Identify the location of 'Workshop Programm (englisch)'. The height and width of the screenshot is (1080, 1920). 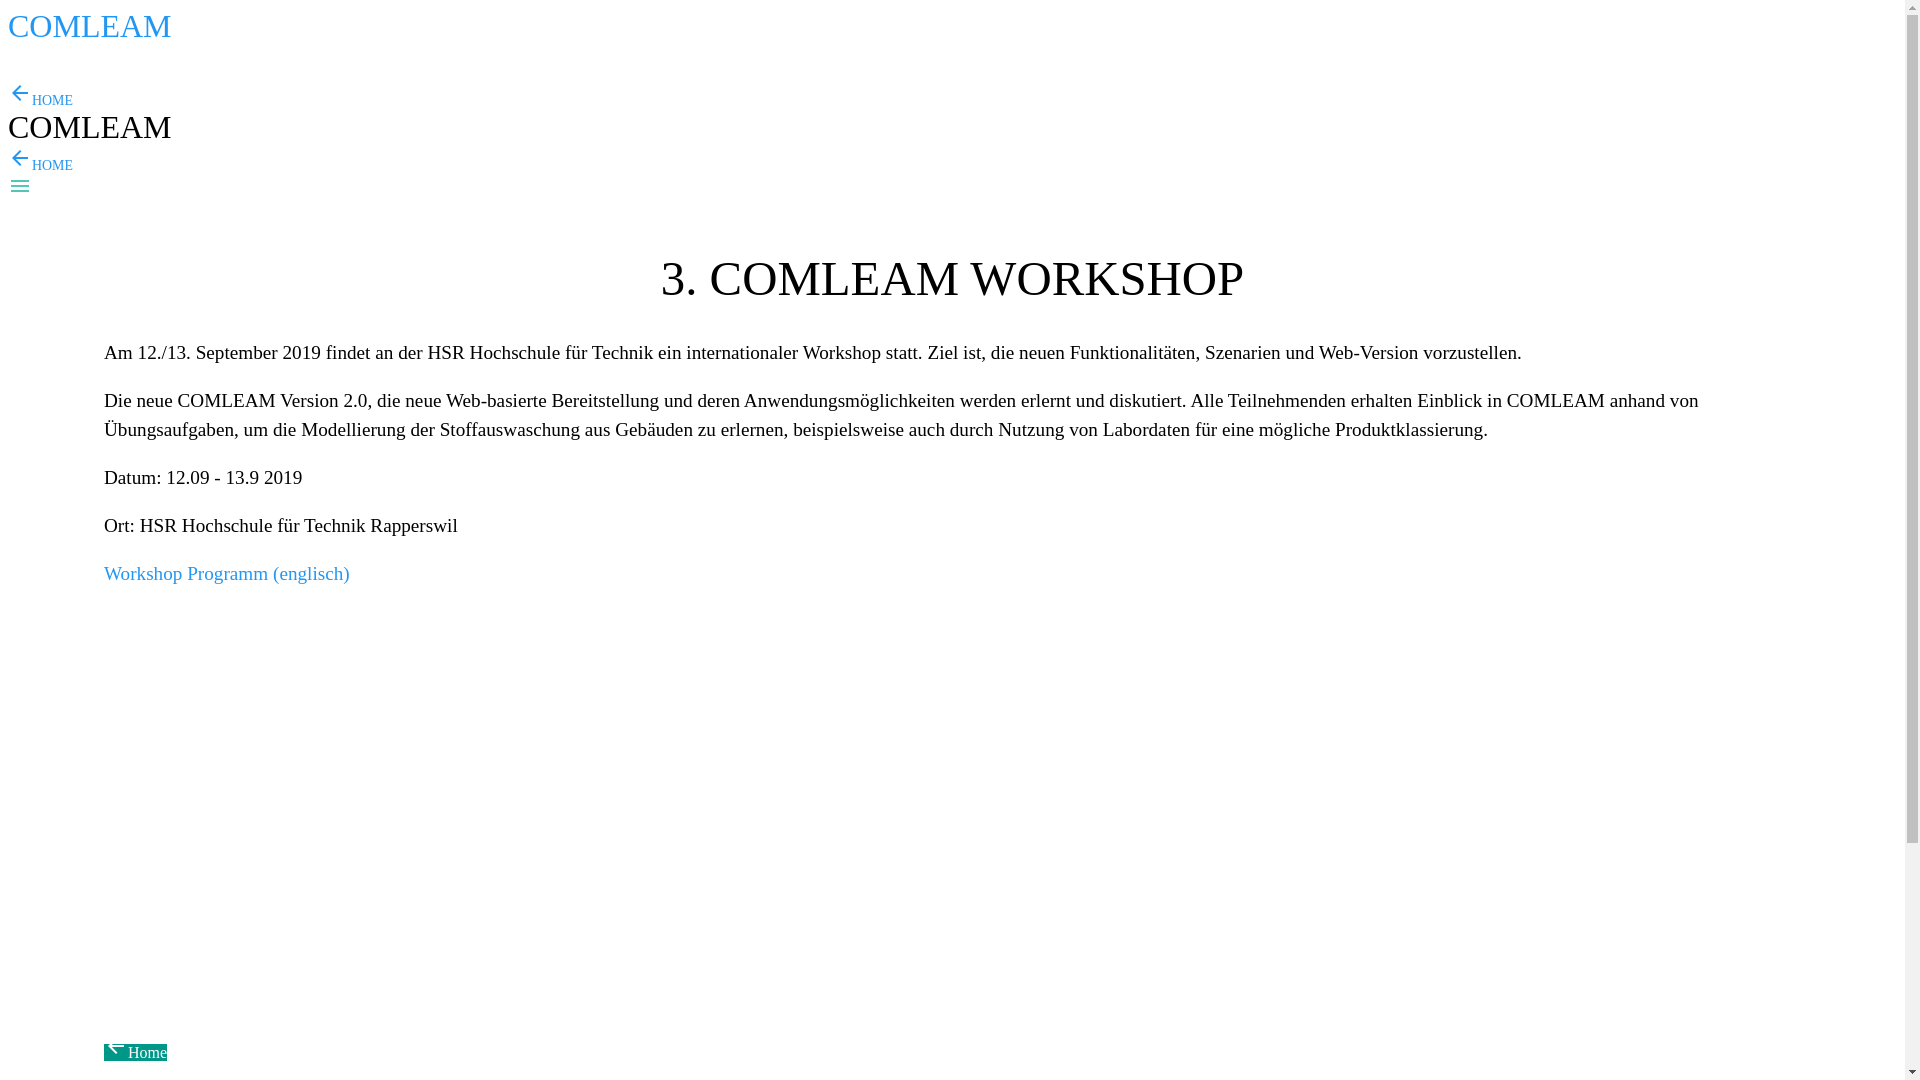
(226, 573).